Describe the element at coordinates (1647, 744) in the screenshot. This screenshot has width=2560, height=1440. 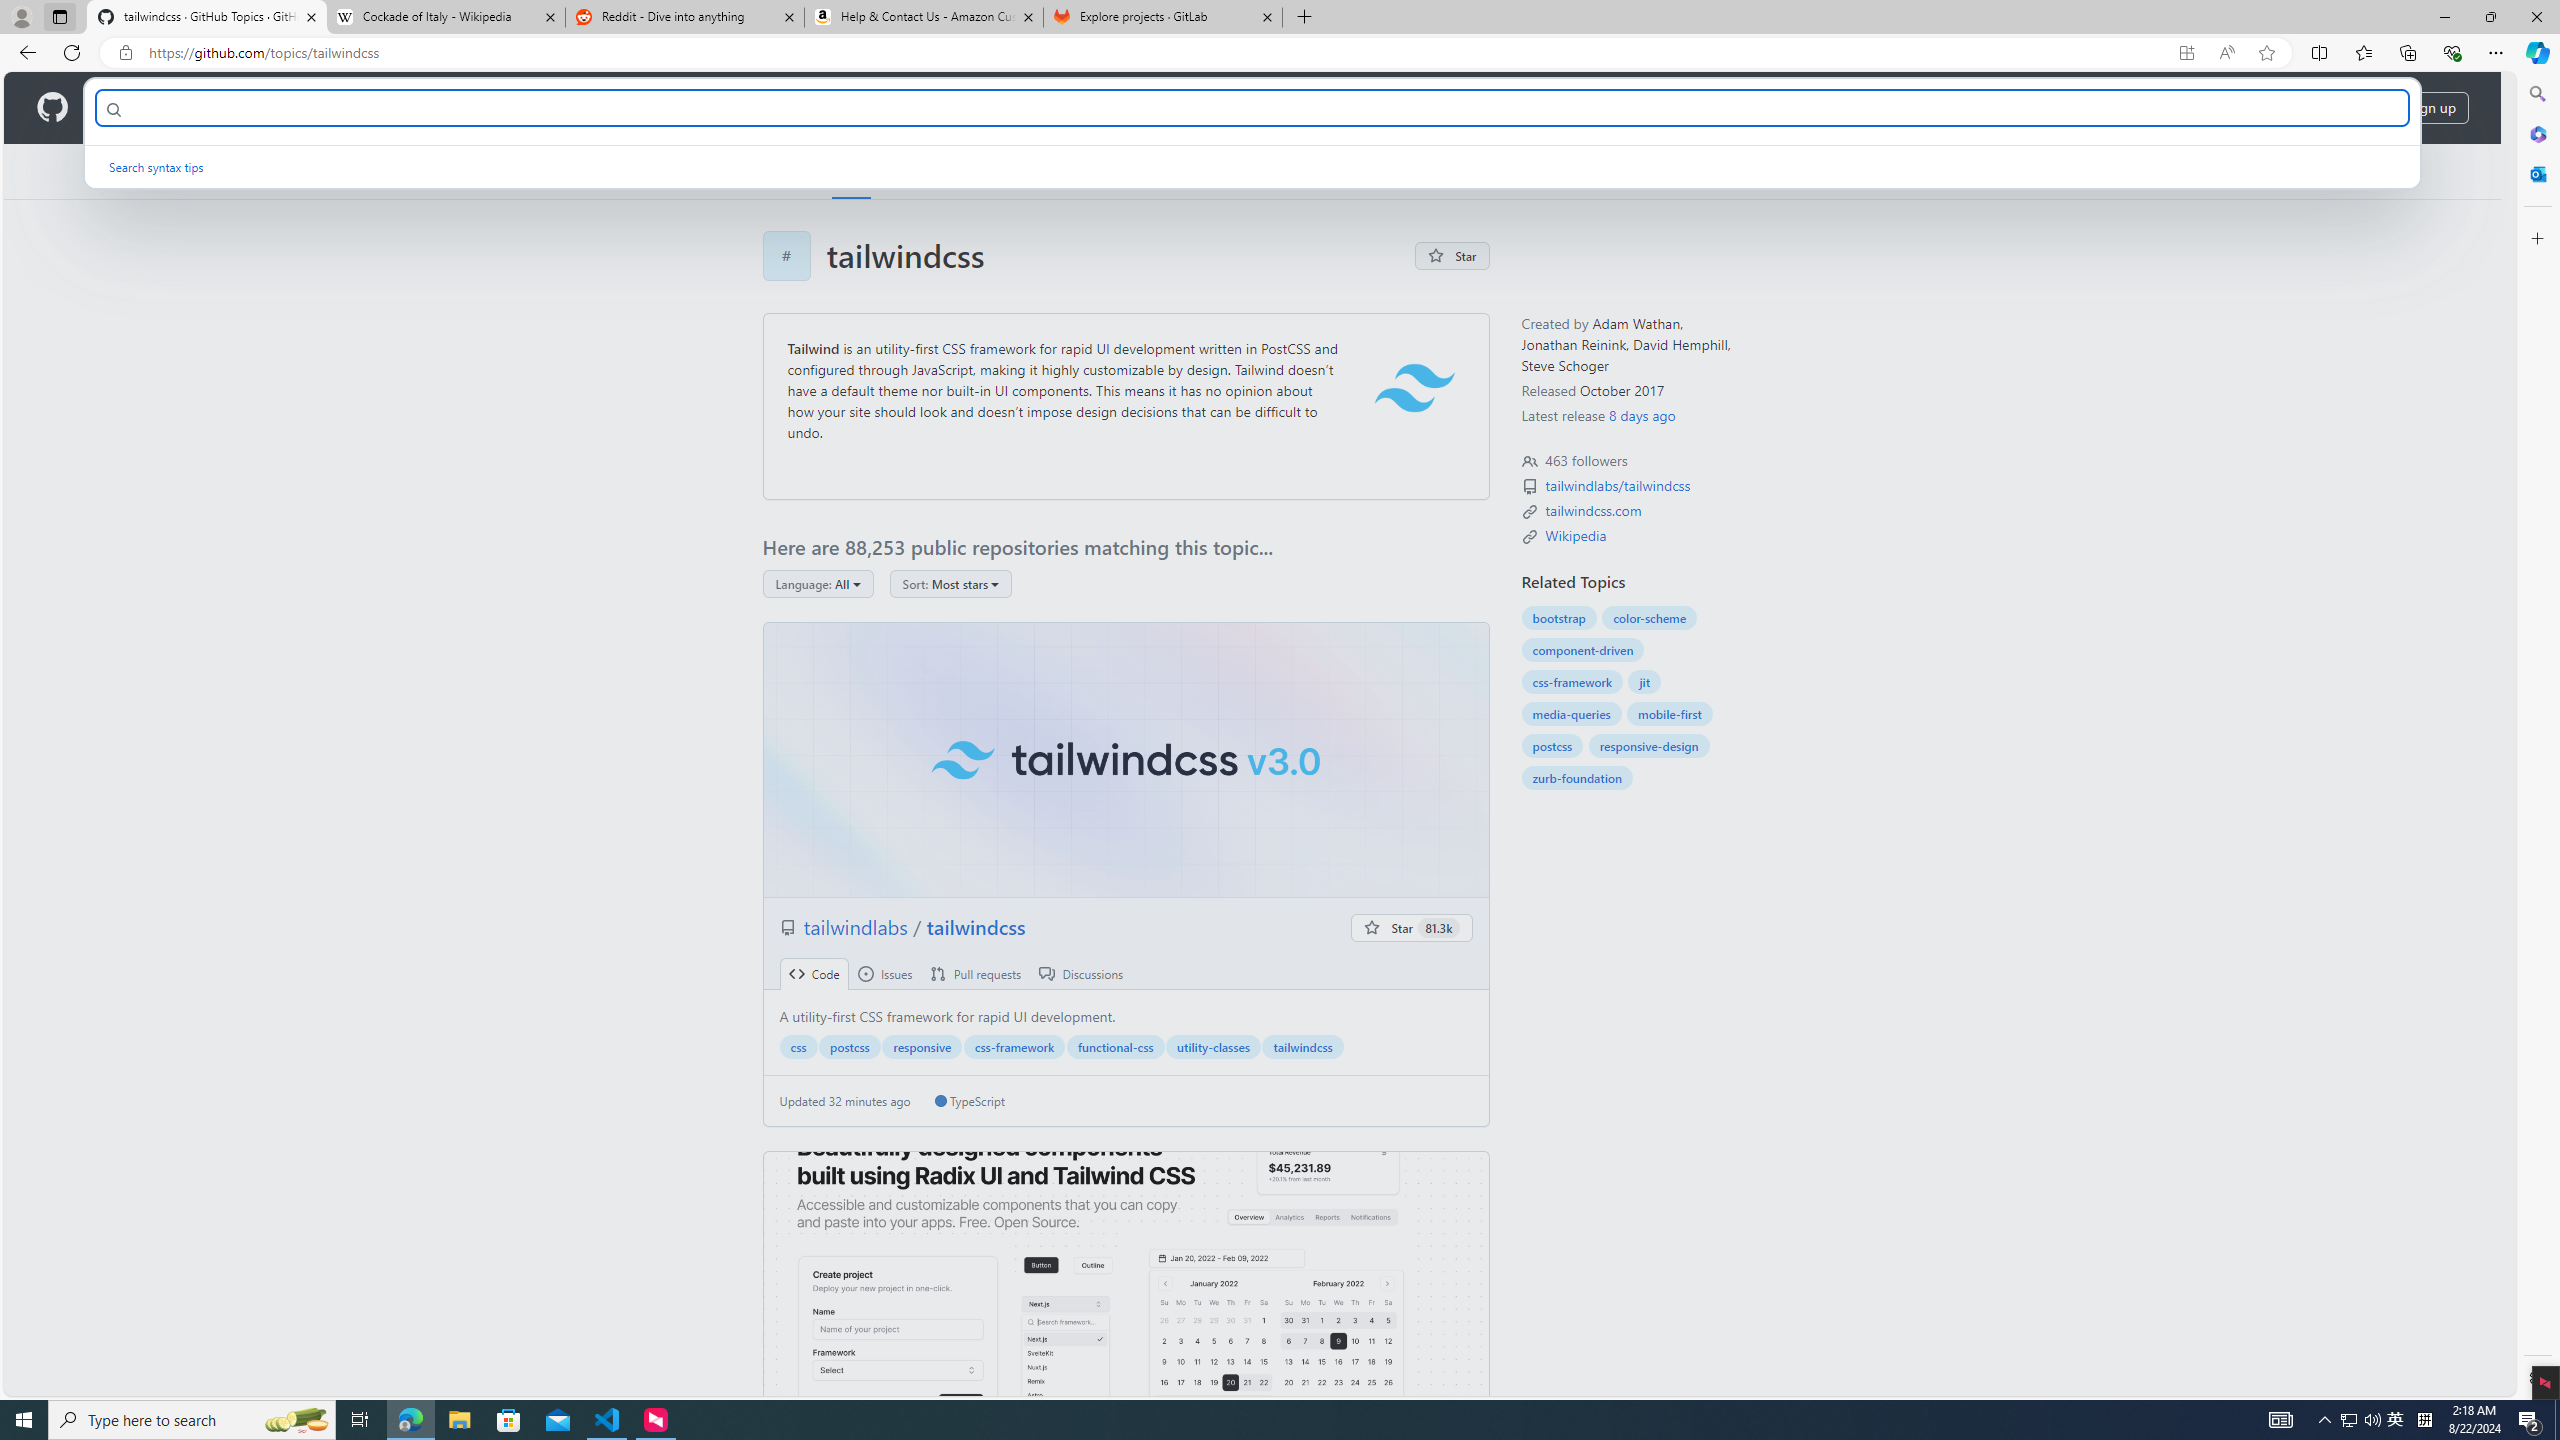
I see `'responsive-design'` at that location.